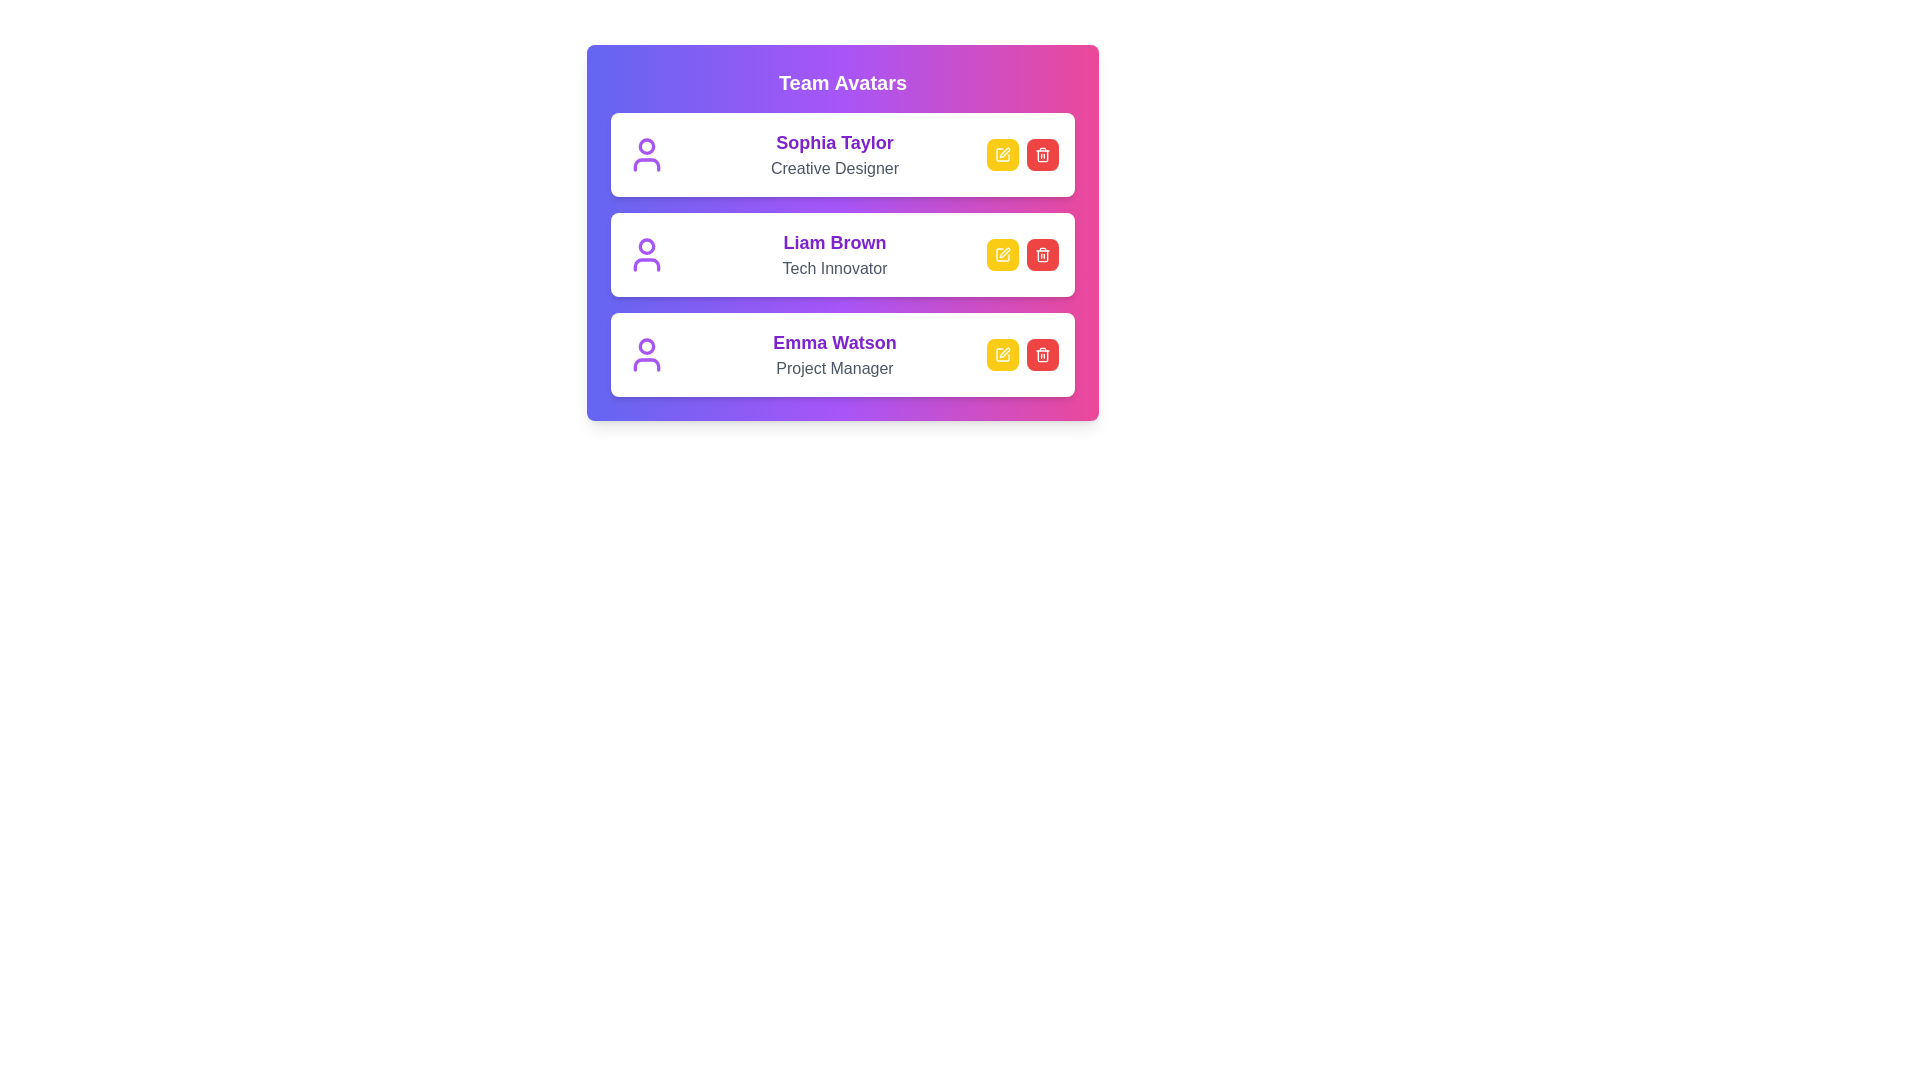 This screenshot has height=1080, width=1920. Describe the element at coordinates (647, 145) in the screenshot. I see `the circular shape within the user icon representing 'Sophia Taylor' in the 'Team Avatars' list` at that location.